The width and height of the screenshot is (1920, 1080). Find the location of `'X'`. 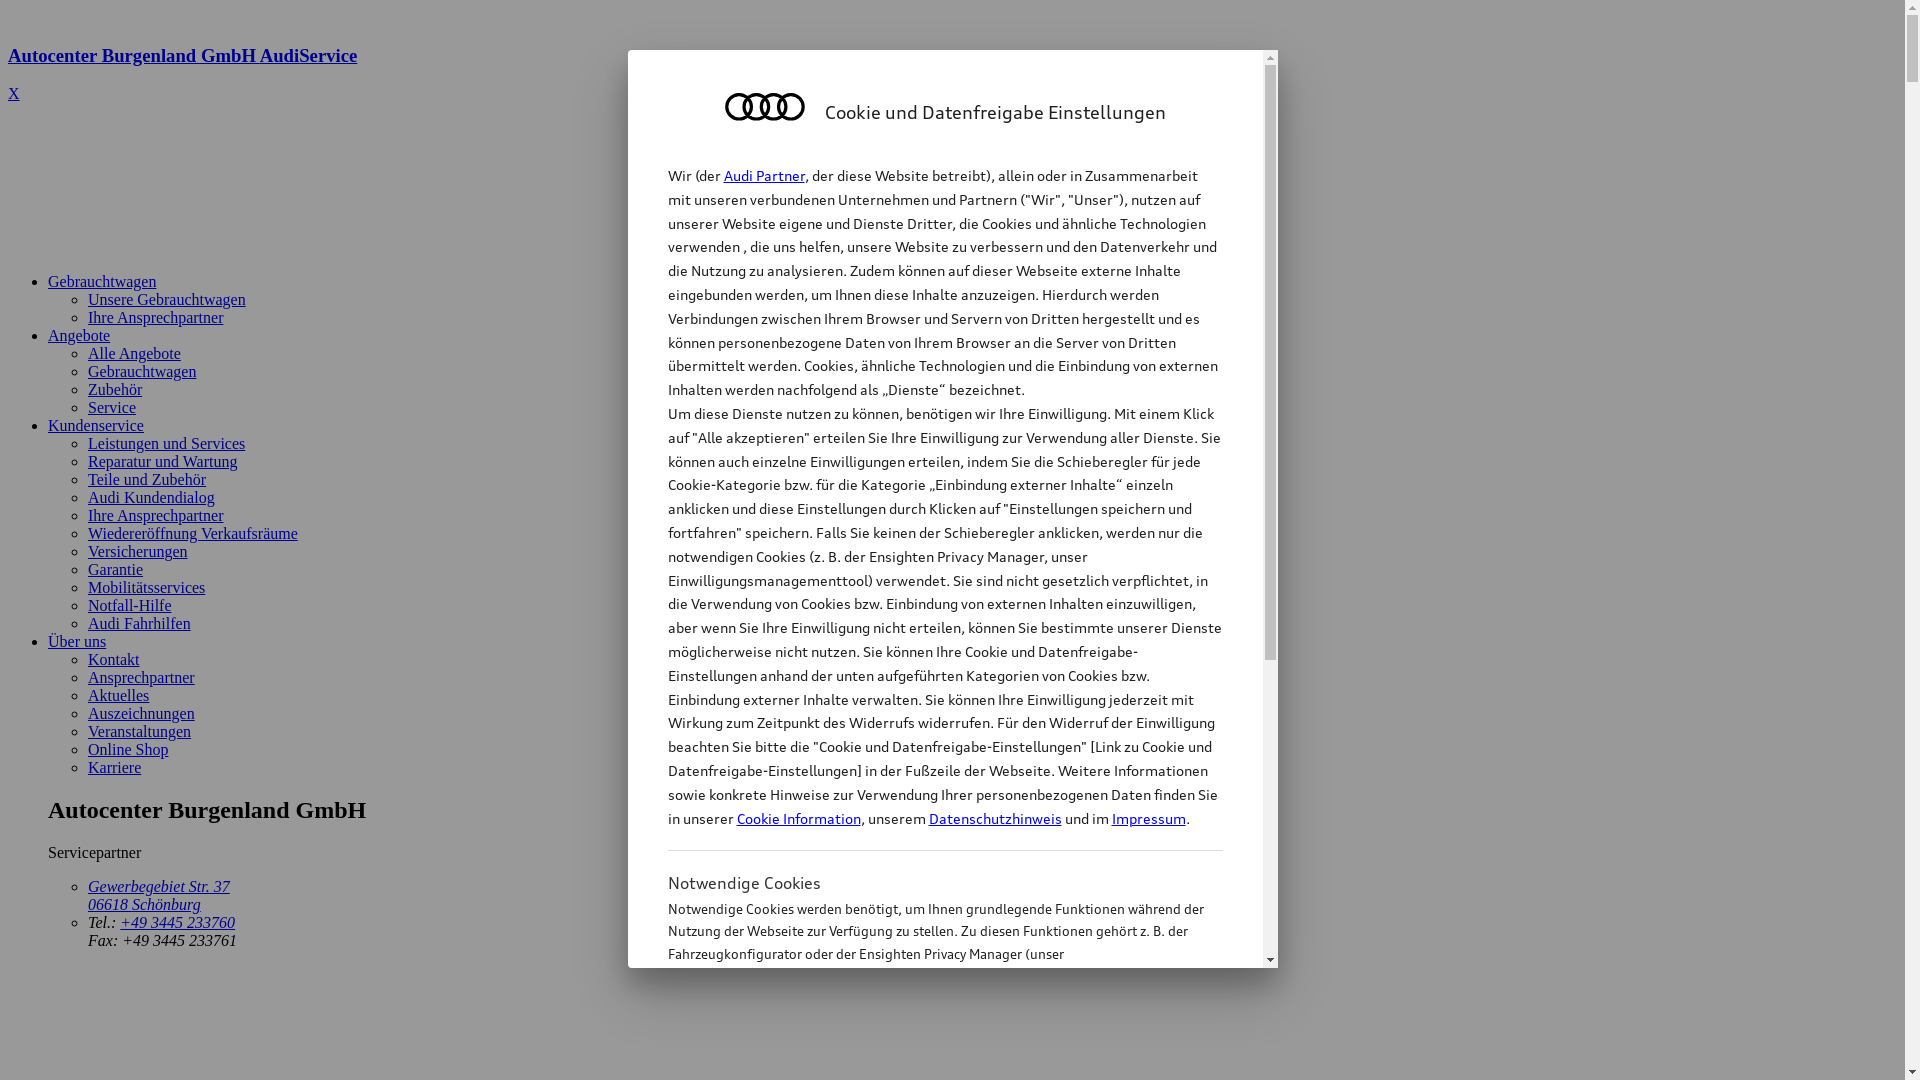

'X' is located at coordinates (8, 93).